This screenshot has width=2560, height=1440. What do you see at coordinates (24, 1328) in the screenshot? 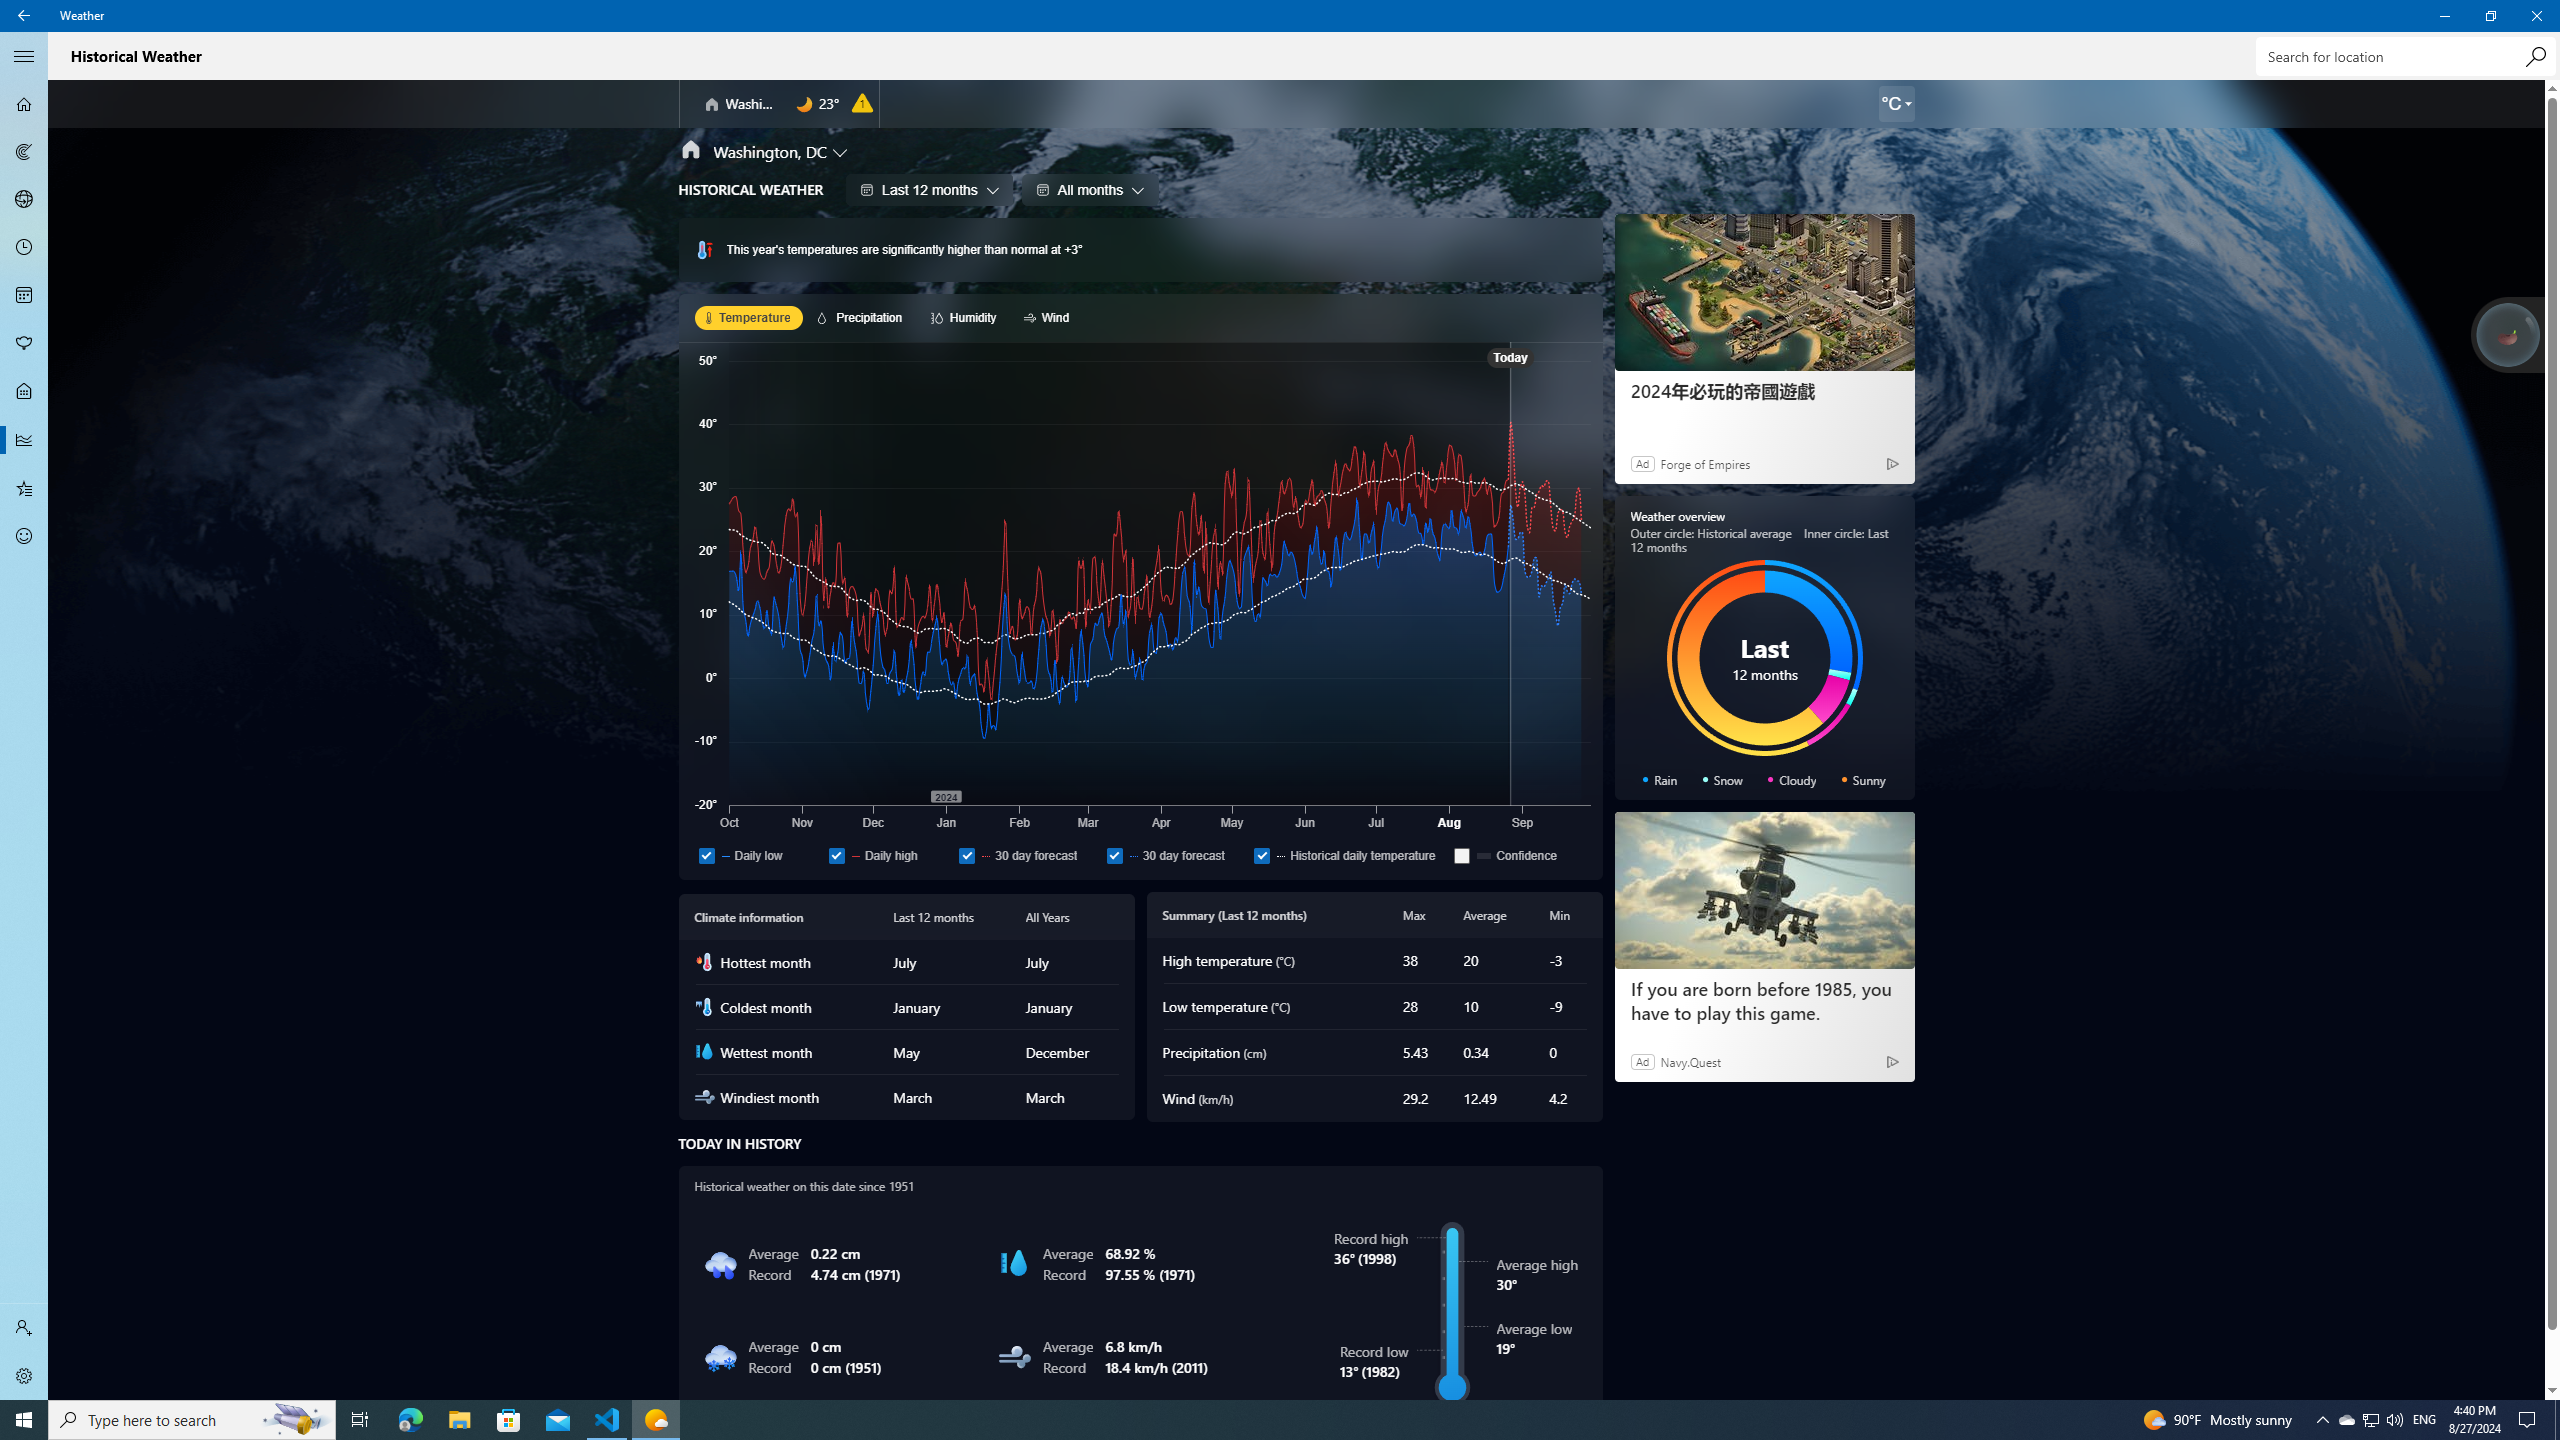
I see `'Sign in'` at bounding box center [24, 1328].